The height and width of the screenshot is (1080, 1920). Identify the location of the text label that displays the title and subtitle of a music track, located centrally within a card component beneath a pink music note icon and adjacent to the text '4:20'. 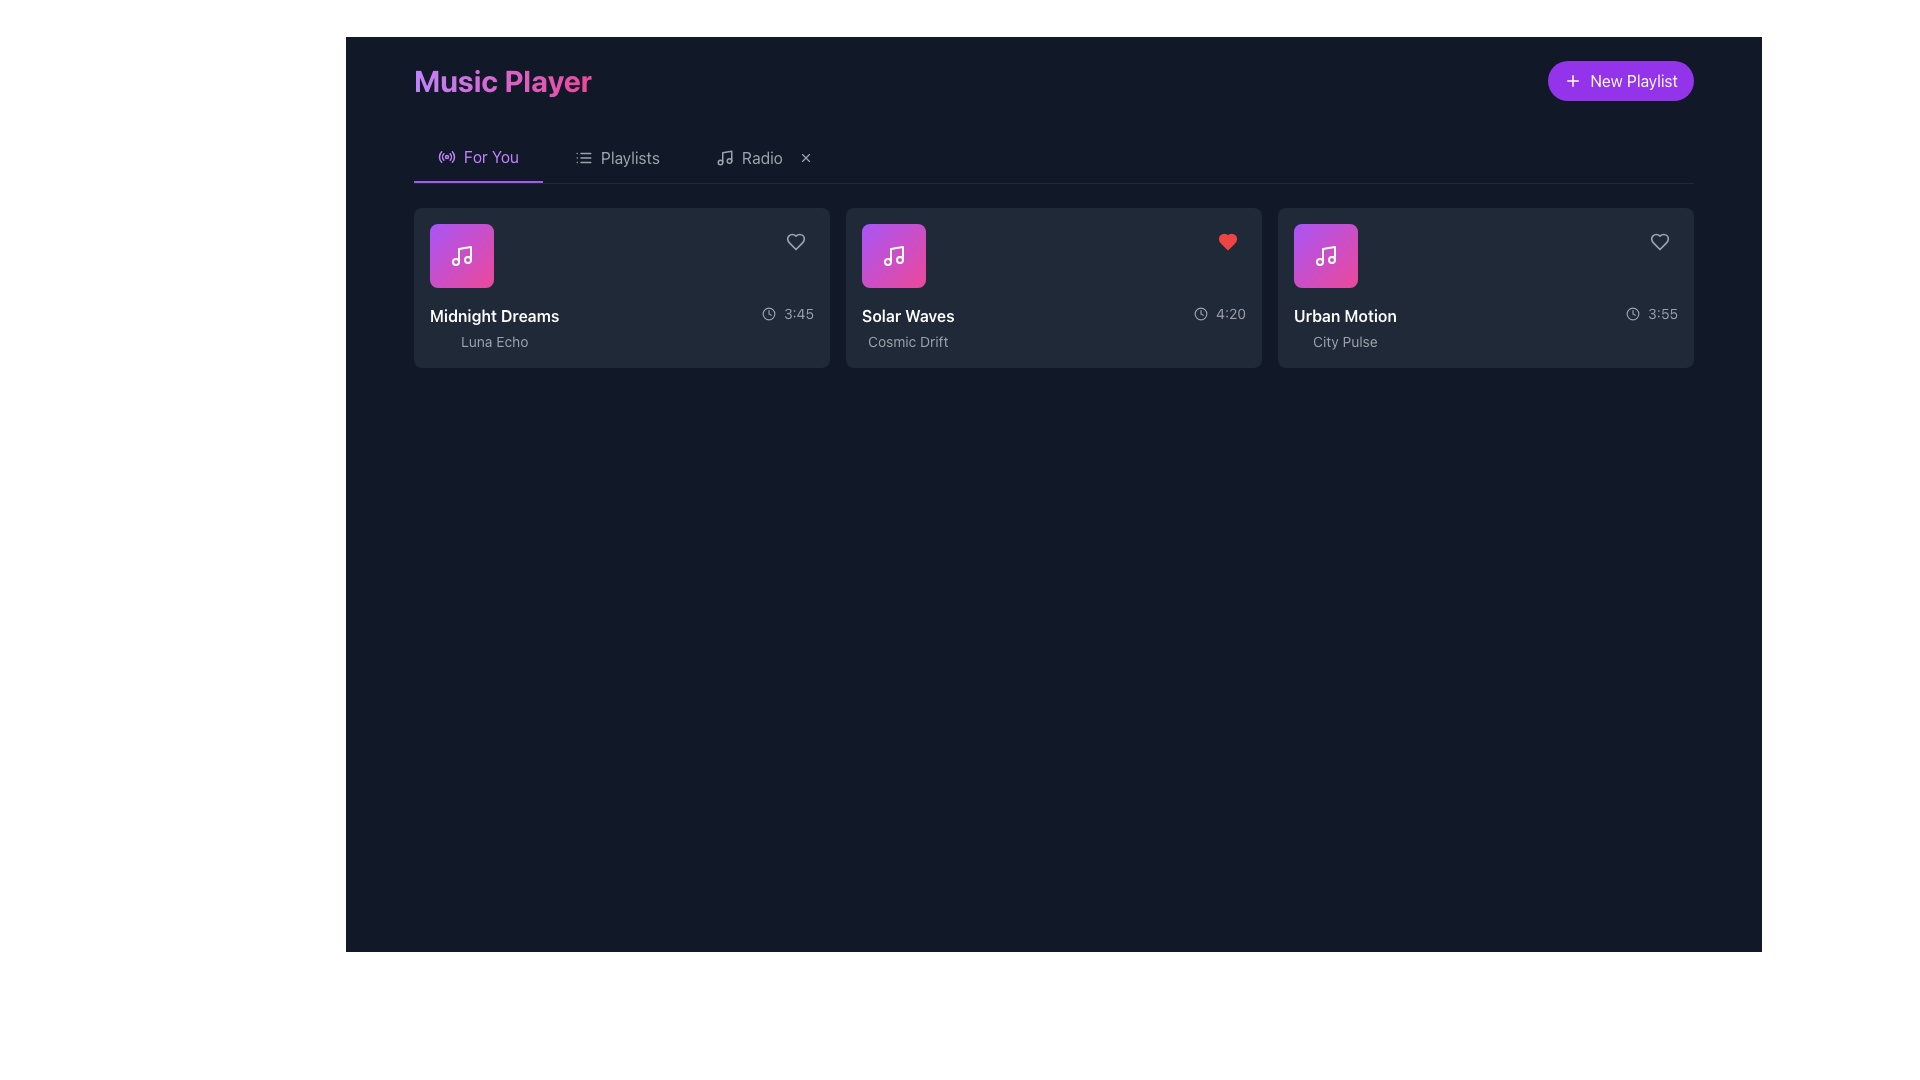
(907, 326).